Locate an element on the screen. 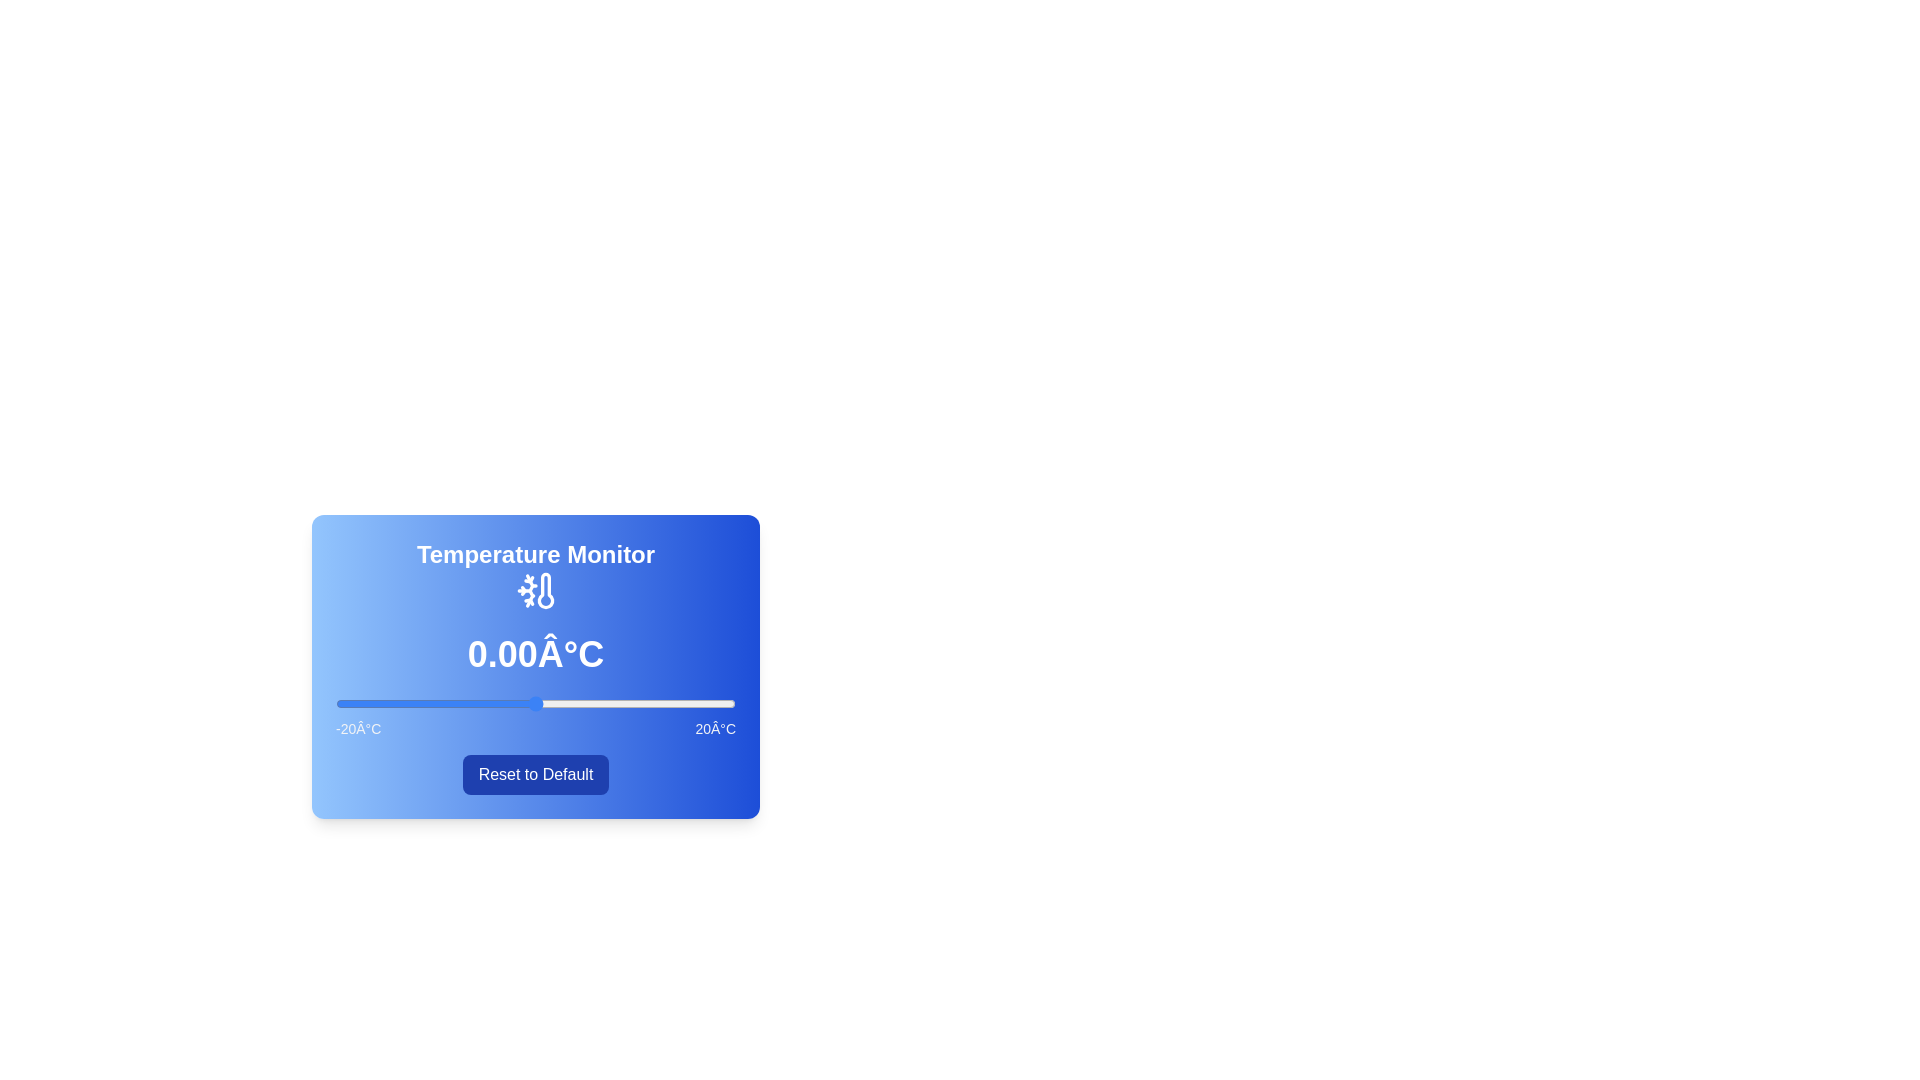 This screenshot has height=1080, width=1920. the temperature slider to -12 degrees Celsius is located at coordinates (415, 703).